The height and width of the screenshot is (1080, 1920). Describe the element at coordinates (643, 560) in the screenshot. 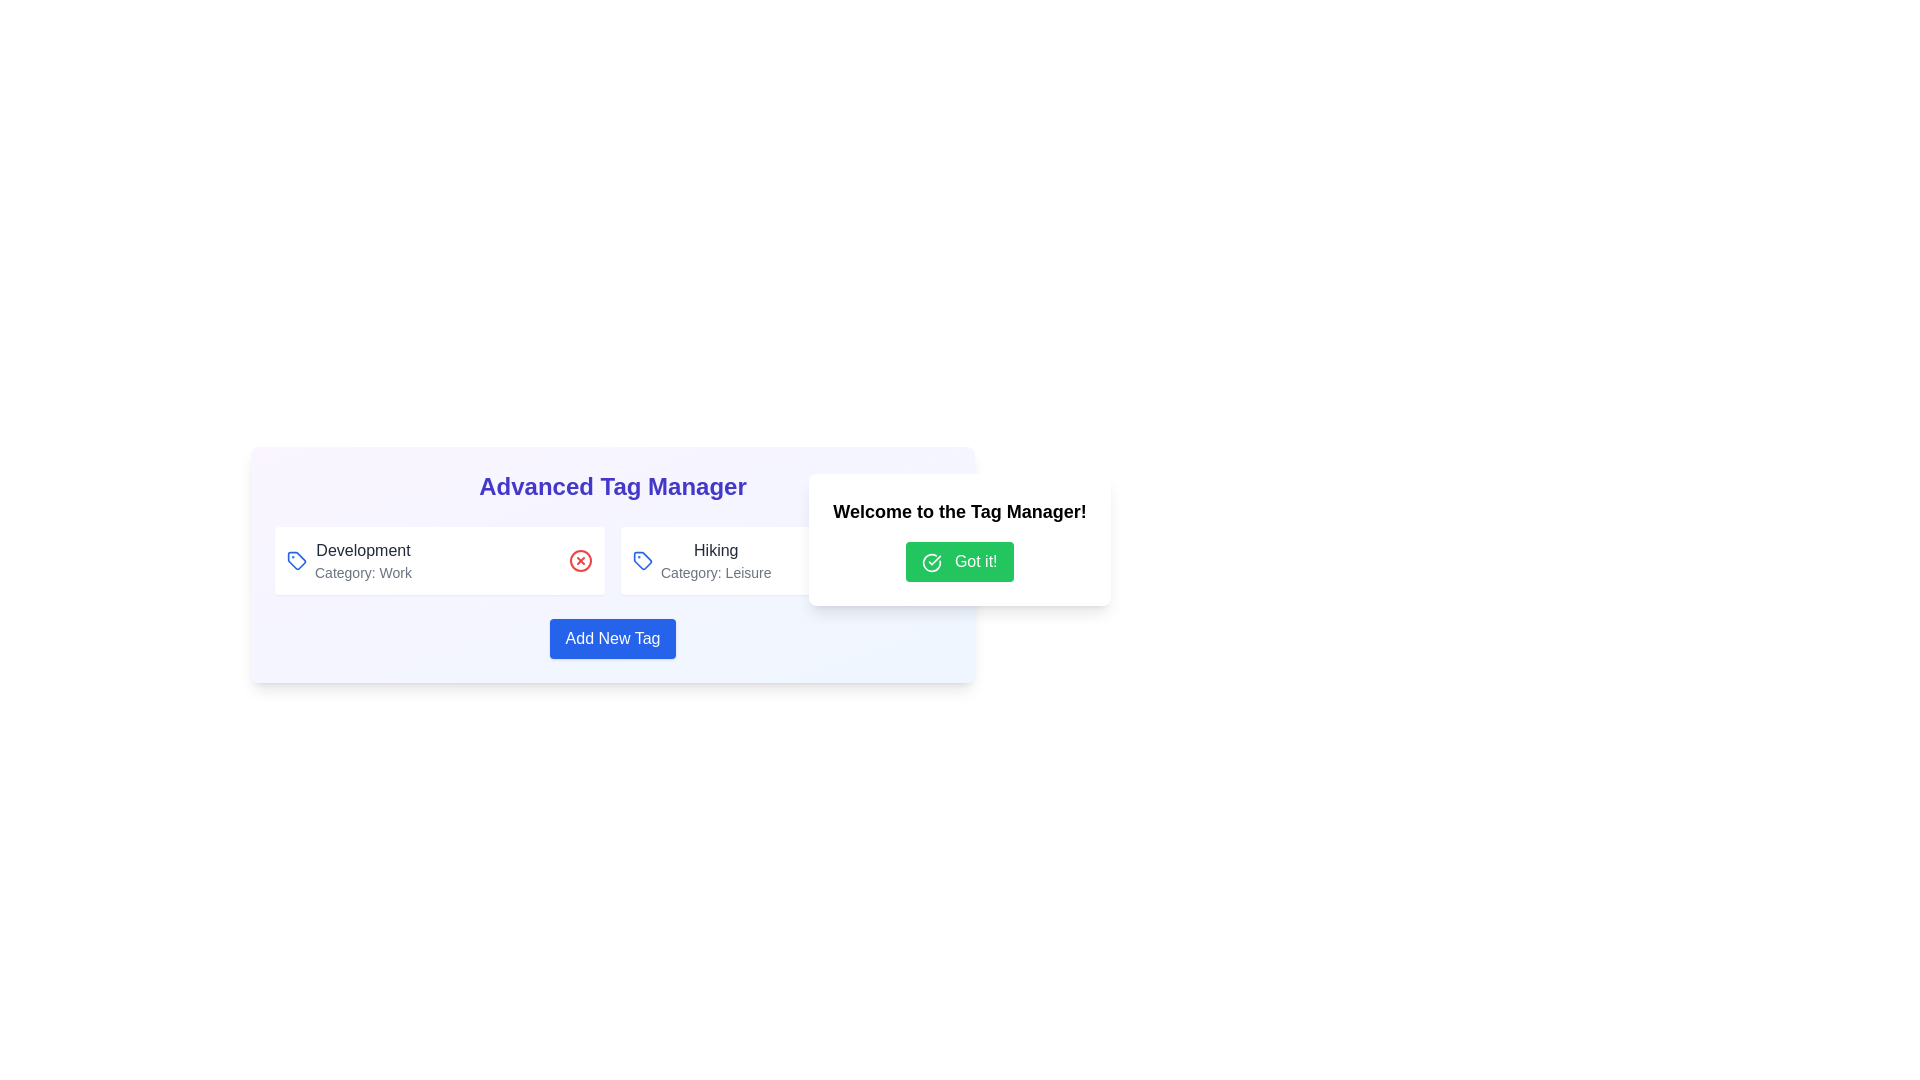

I see `the blue outlined tag icon located to the left of the text 'Hiking Category: Leisure'` at that location.